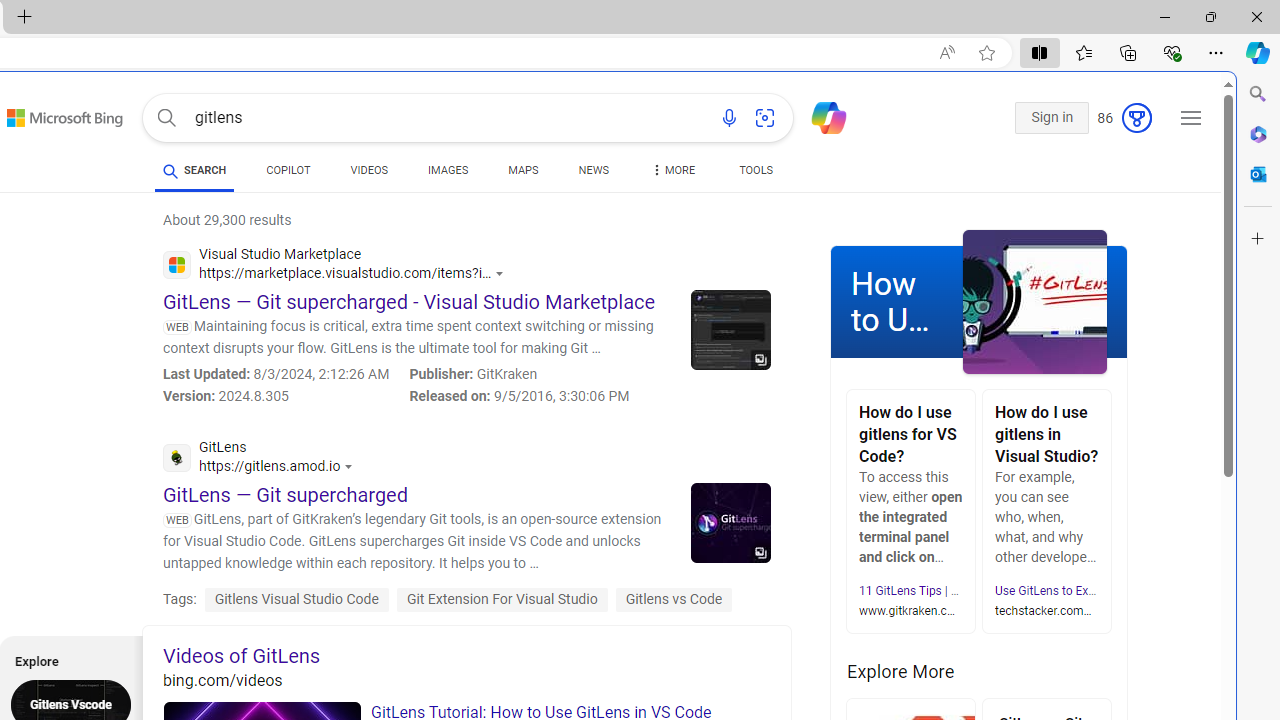 The image size is (1280, 720). Describe the element at coordinates (592, 172) in the screenshot. I see `'NEWS'` at that location.